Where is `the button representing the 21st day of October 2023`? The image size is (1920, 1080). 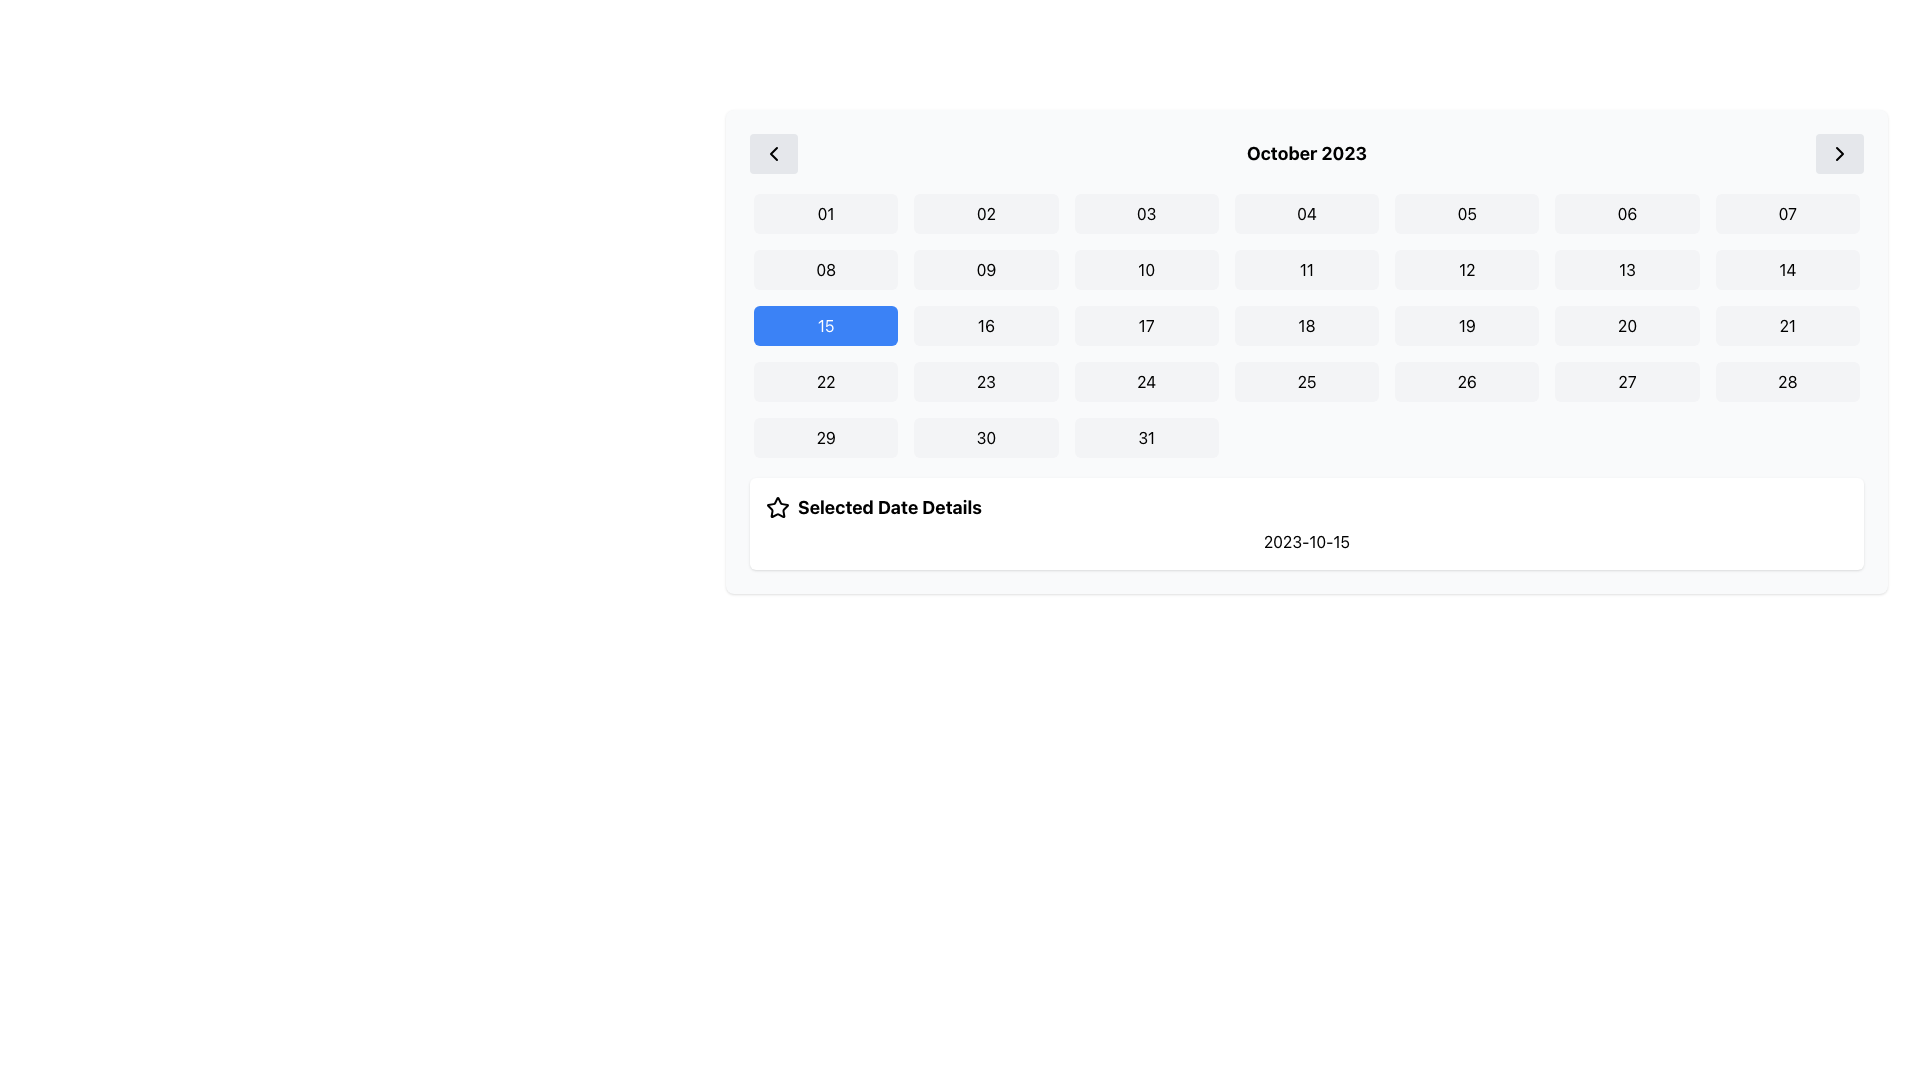
the button representing the 21st day of October 2023 is located at coordinates (1787, 325).